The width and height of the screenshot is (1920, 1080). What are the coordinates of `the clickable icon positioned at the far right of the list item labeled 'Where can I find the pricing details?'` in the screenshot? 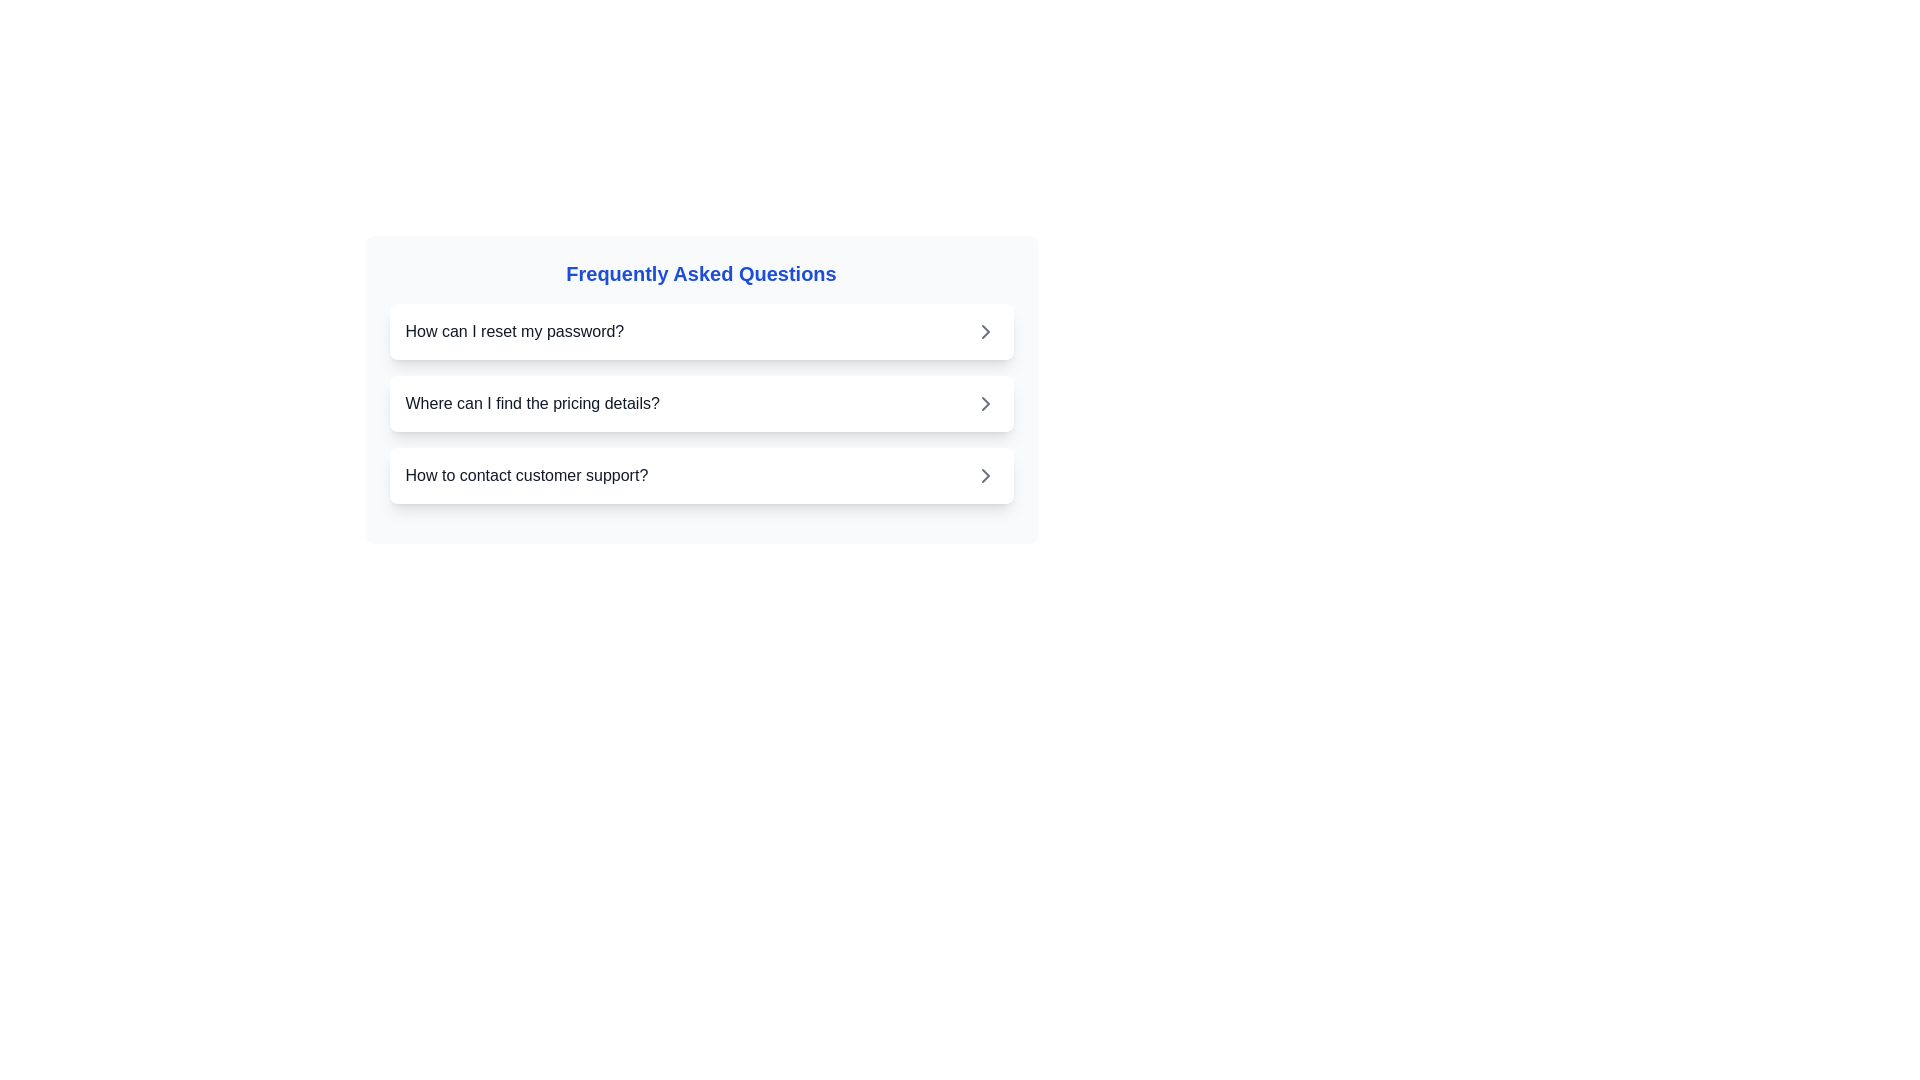 It's located at (985, 404).